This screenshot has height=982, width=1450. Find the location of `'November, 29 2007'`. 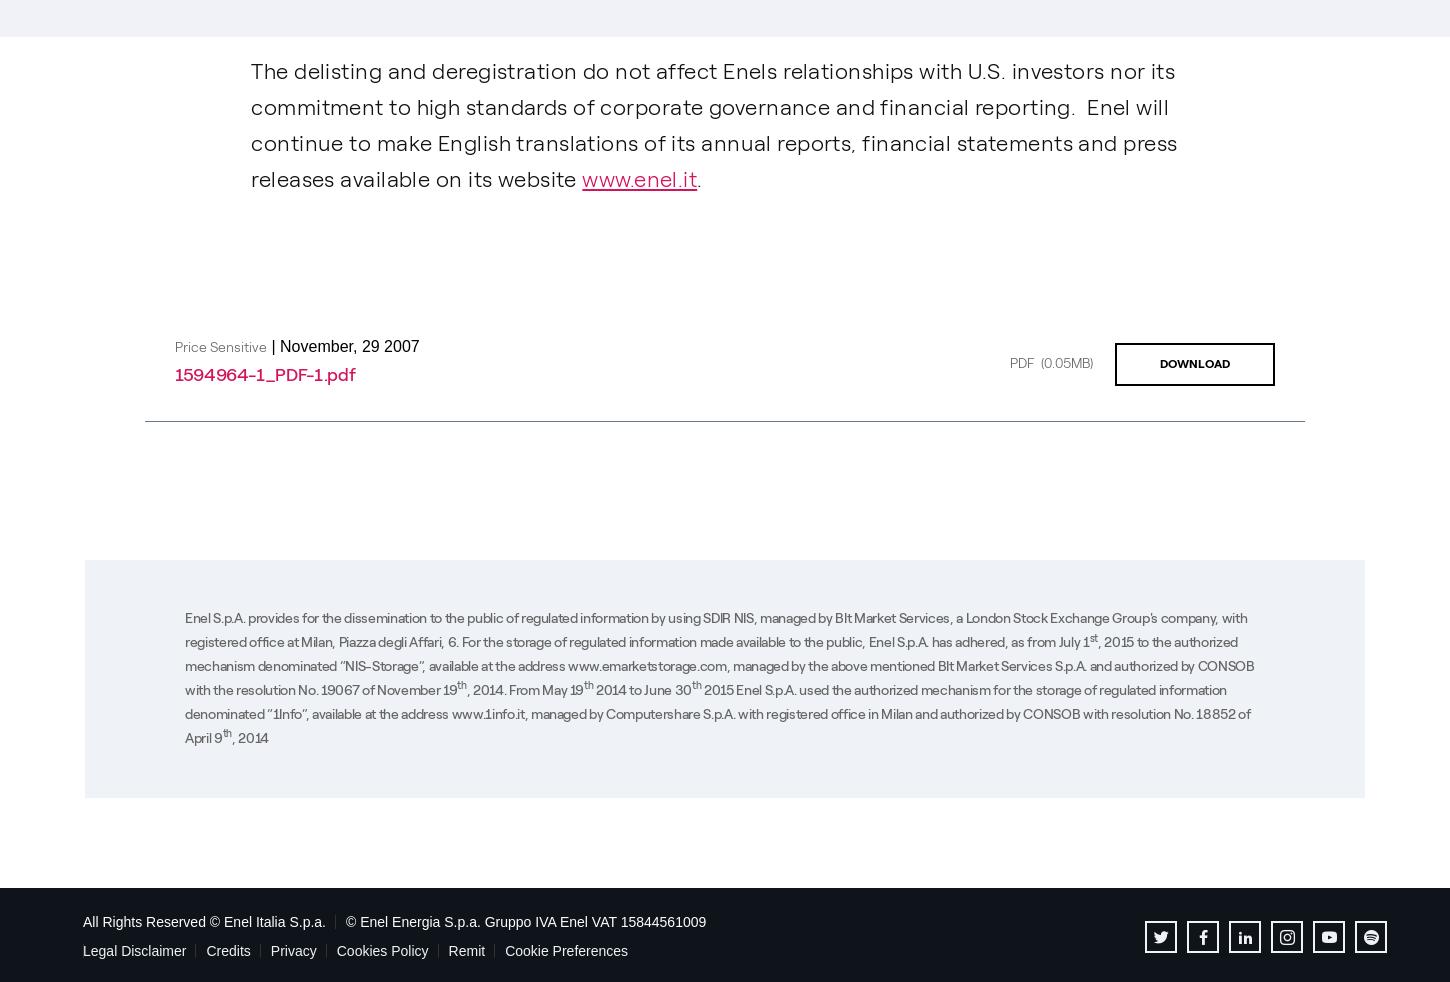

'November, 29 2007' is located at coordinates (349, 344).